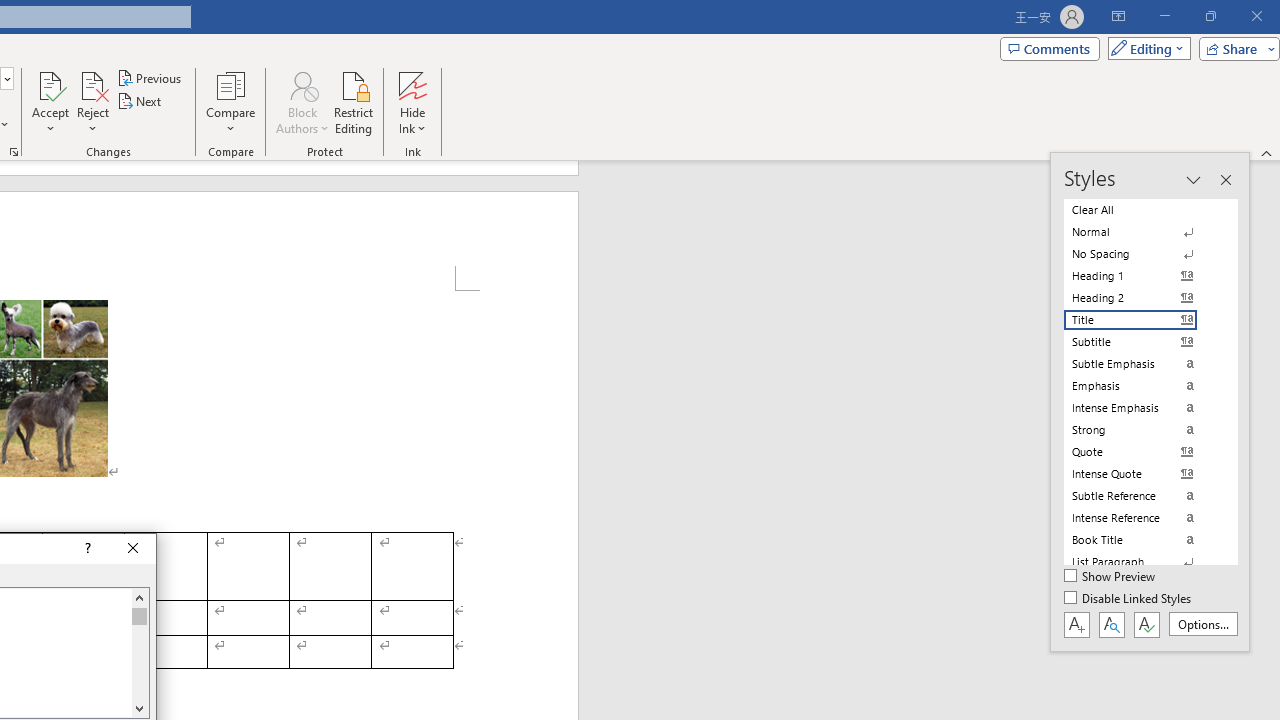  I want to click on 'Strong', so click(1142, 428).